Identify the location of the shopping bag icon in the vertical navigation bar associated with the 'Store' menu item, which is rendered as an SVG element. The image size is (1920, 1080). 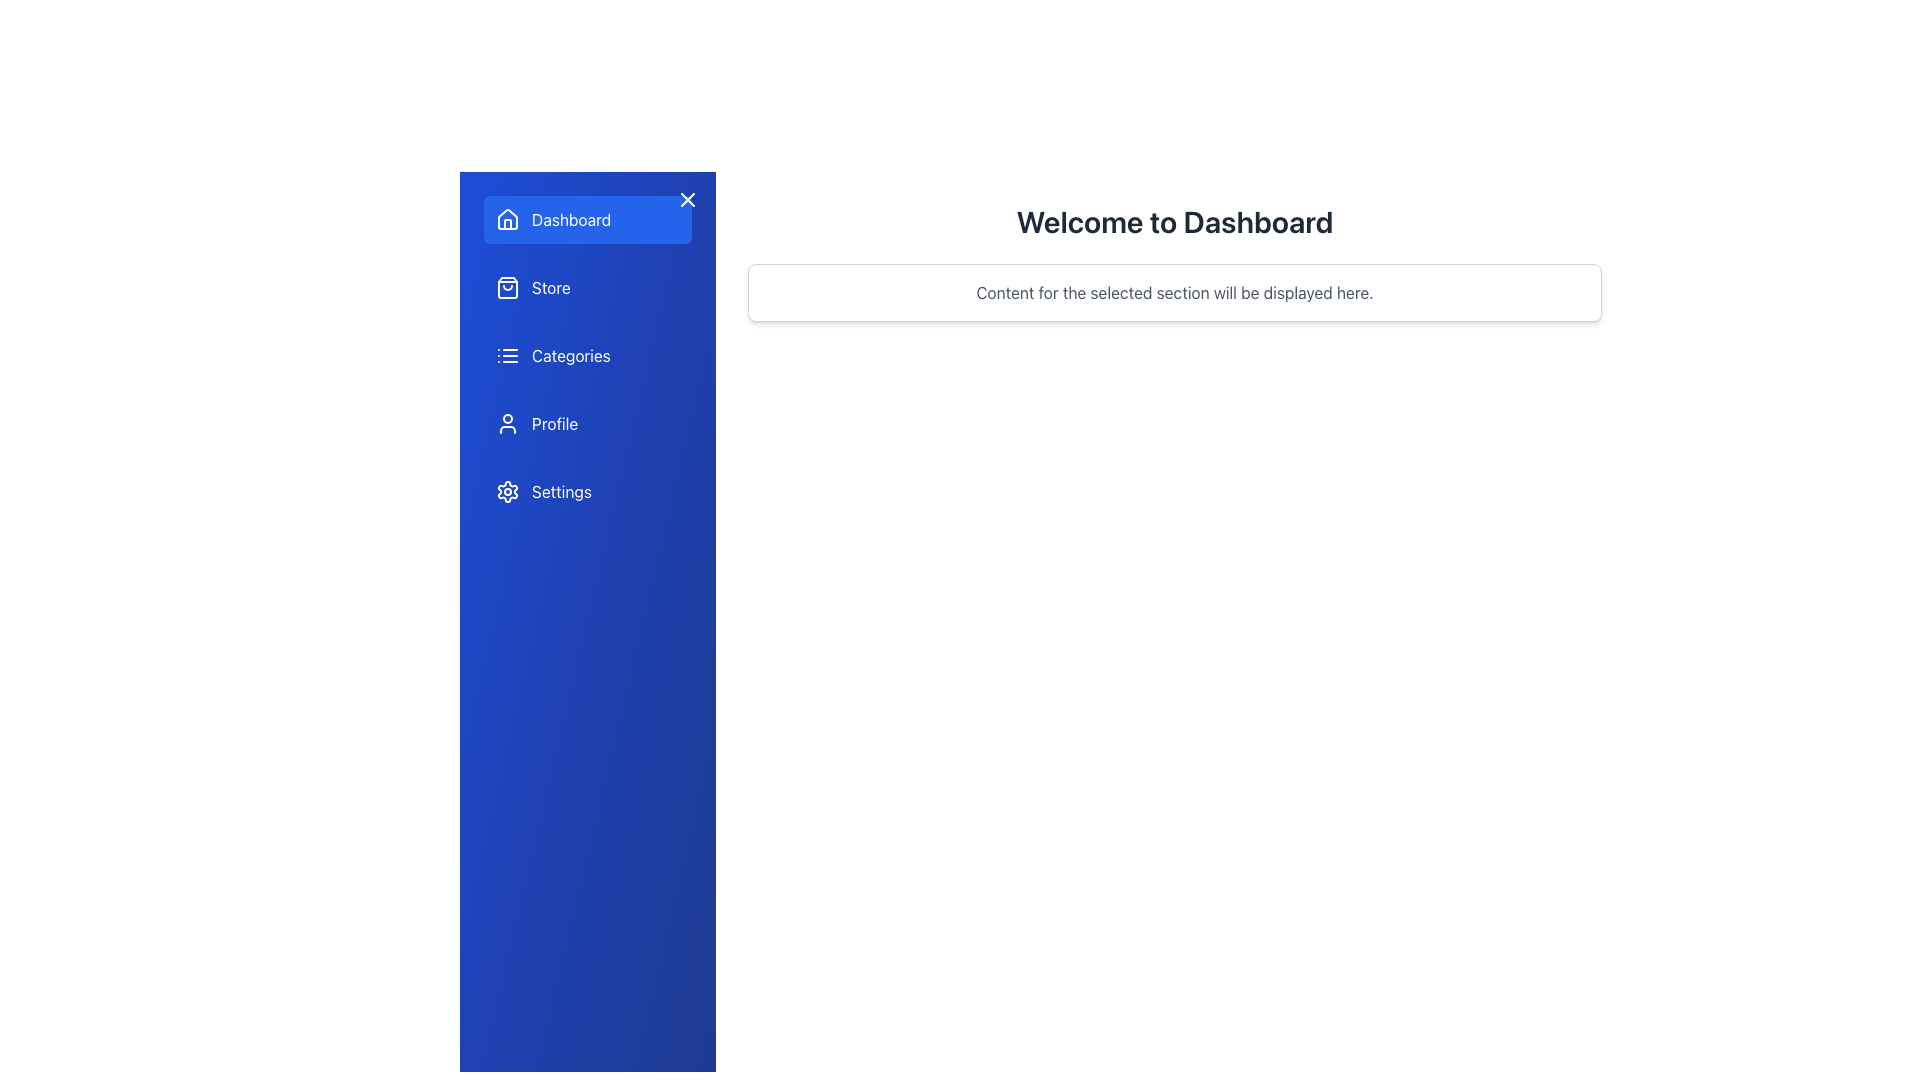
(508, 288).